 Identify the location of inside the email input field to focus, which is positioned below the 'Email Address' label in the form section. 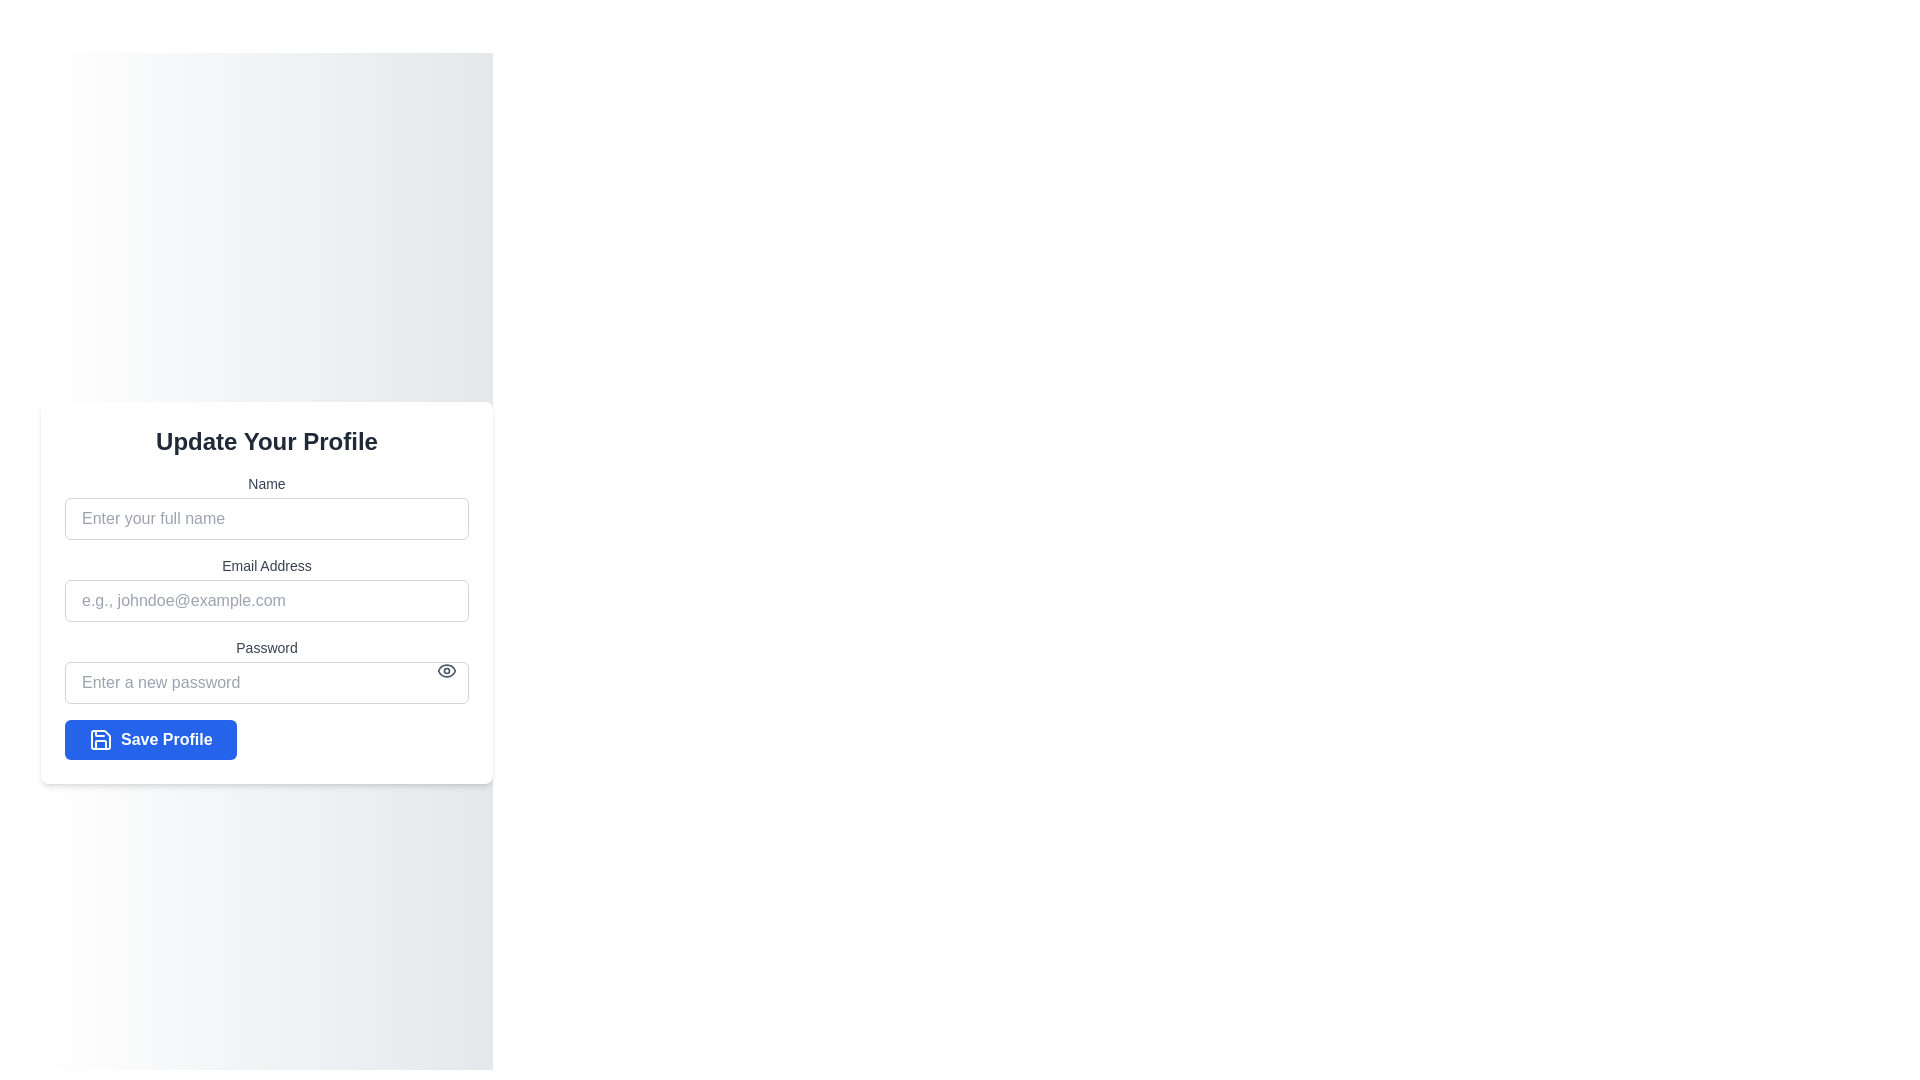
(266, 600).